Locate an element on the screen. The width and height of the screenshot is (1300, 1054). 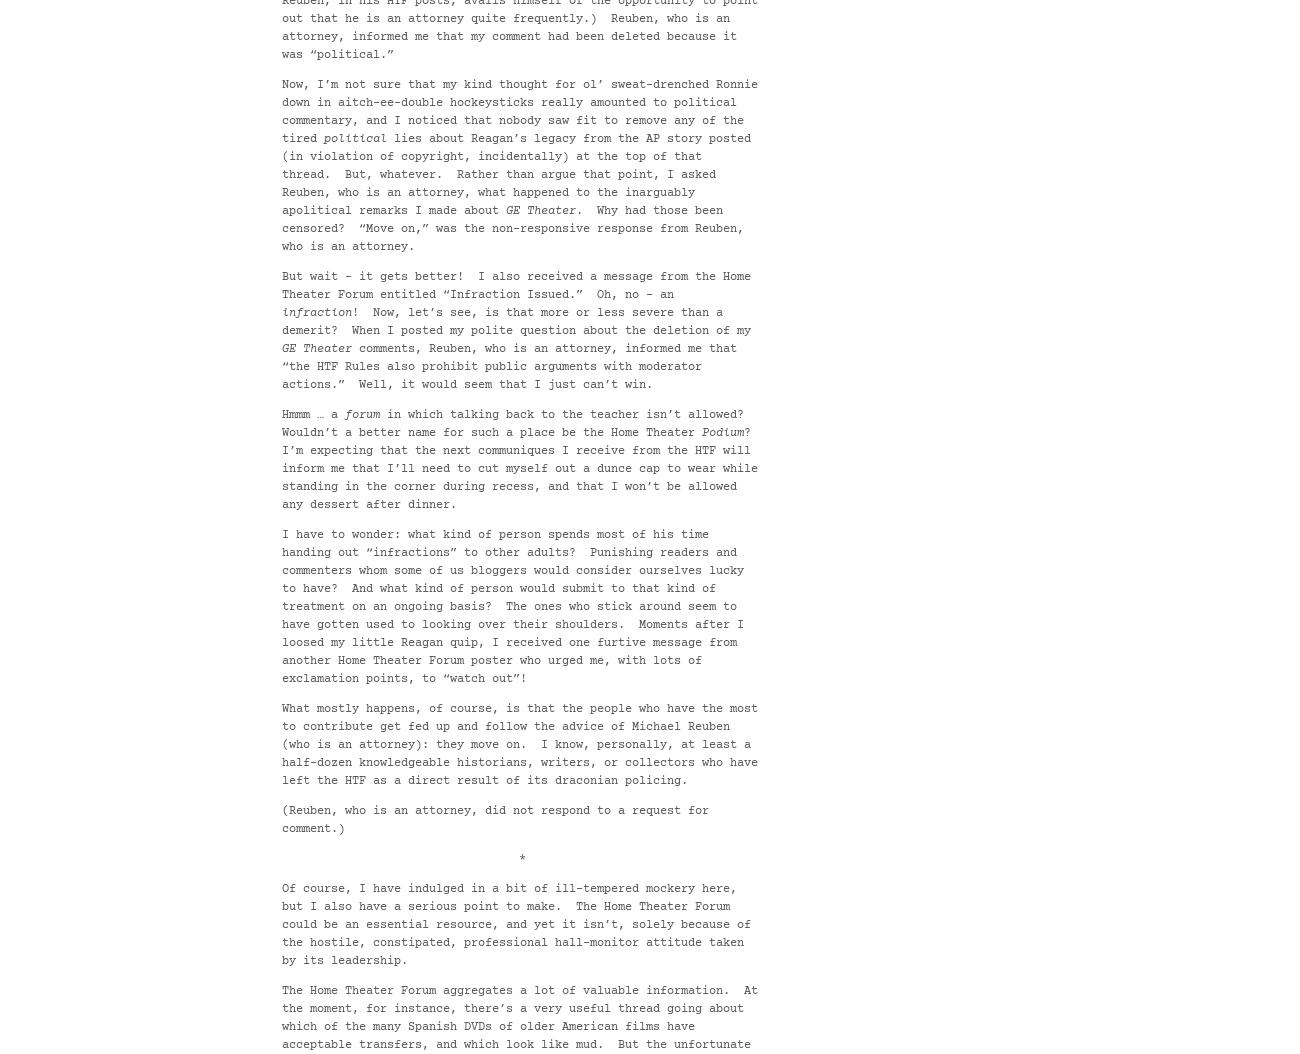
'comments, Reuben, who is an attorney, informed me that “the HTF Rules also prohibit public arguments with moderator actions.”  Well, it would seem that I just can’t win.' is located at coordinates (509, 367).